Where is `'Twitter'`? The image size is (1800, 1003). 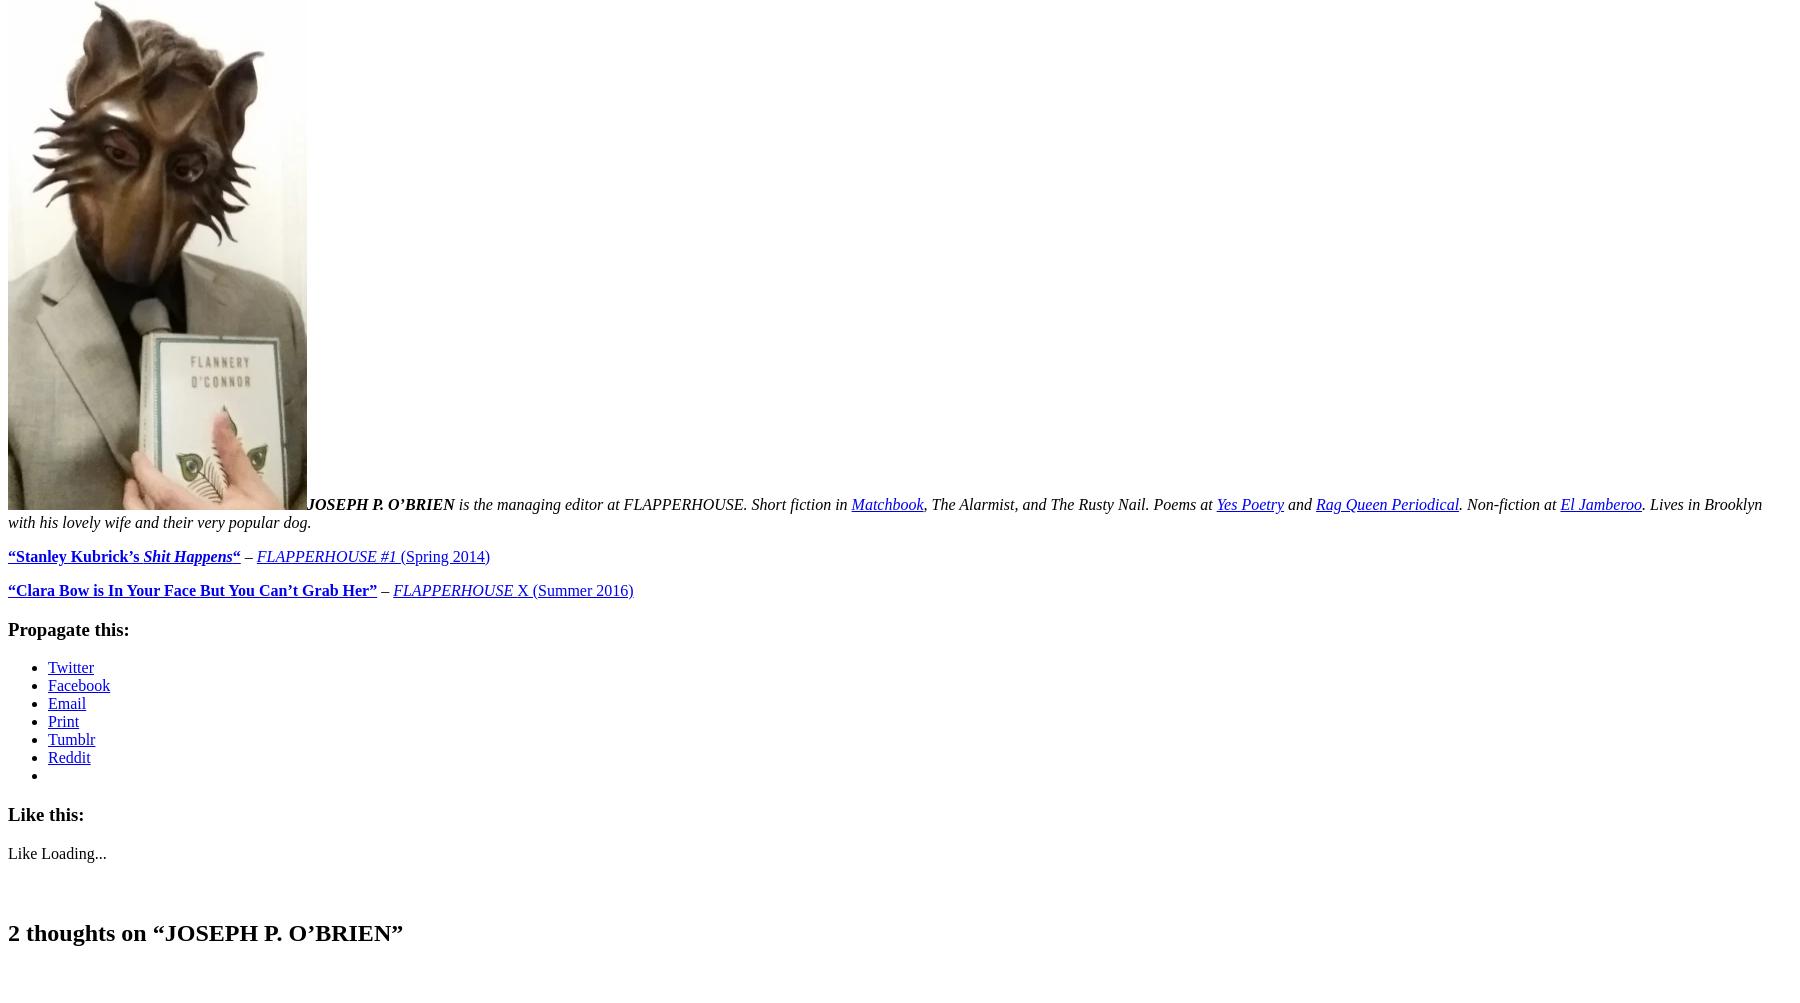
'Twitter' is located at coordinates (47, 667).